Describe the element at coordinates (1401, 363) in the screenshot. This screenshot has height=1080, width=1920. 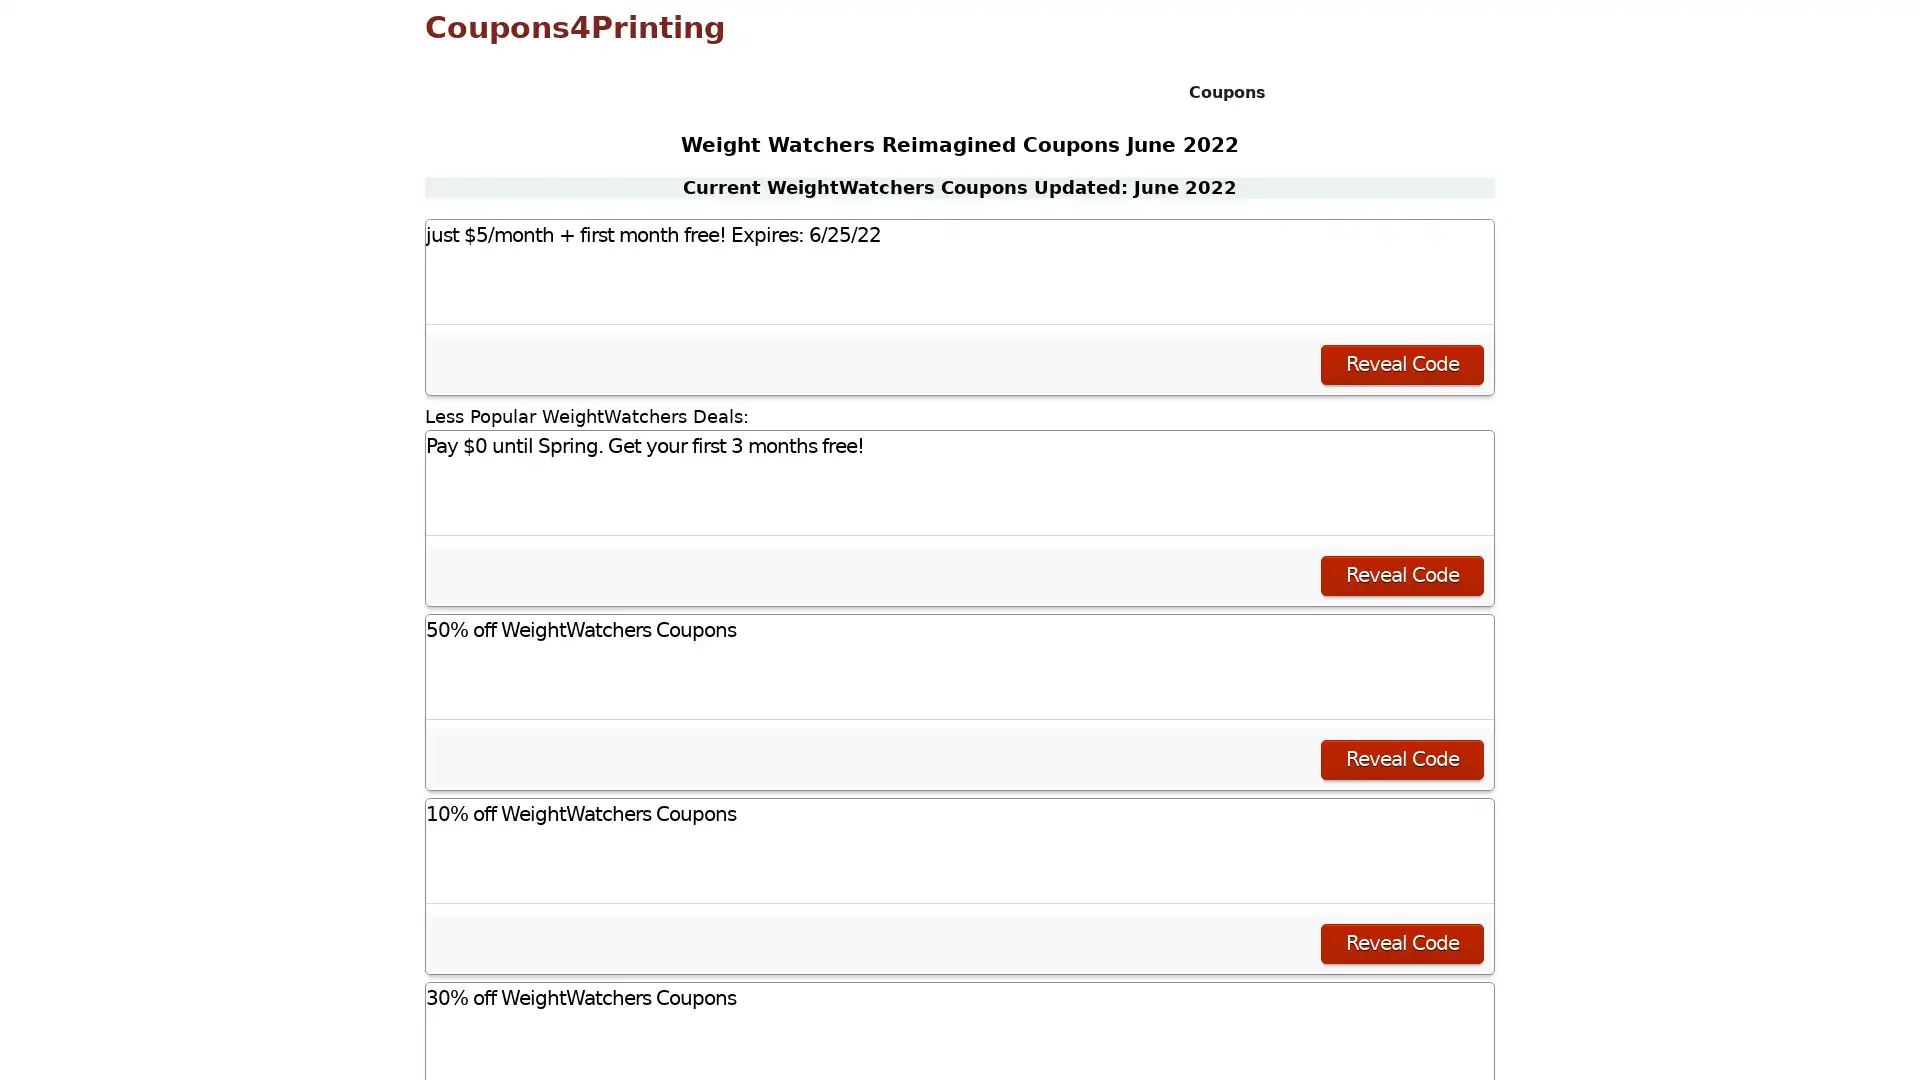
I see `Reveal Code` at that location.